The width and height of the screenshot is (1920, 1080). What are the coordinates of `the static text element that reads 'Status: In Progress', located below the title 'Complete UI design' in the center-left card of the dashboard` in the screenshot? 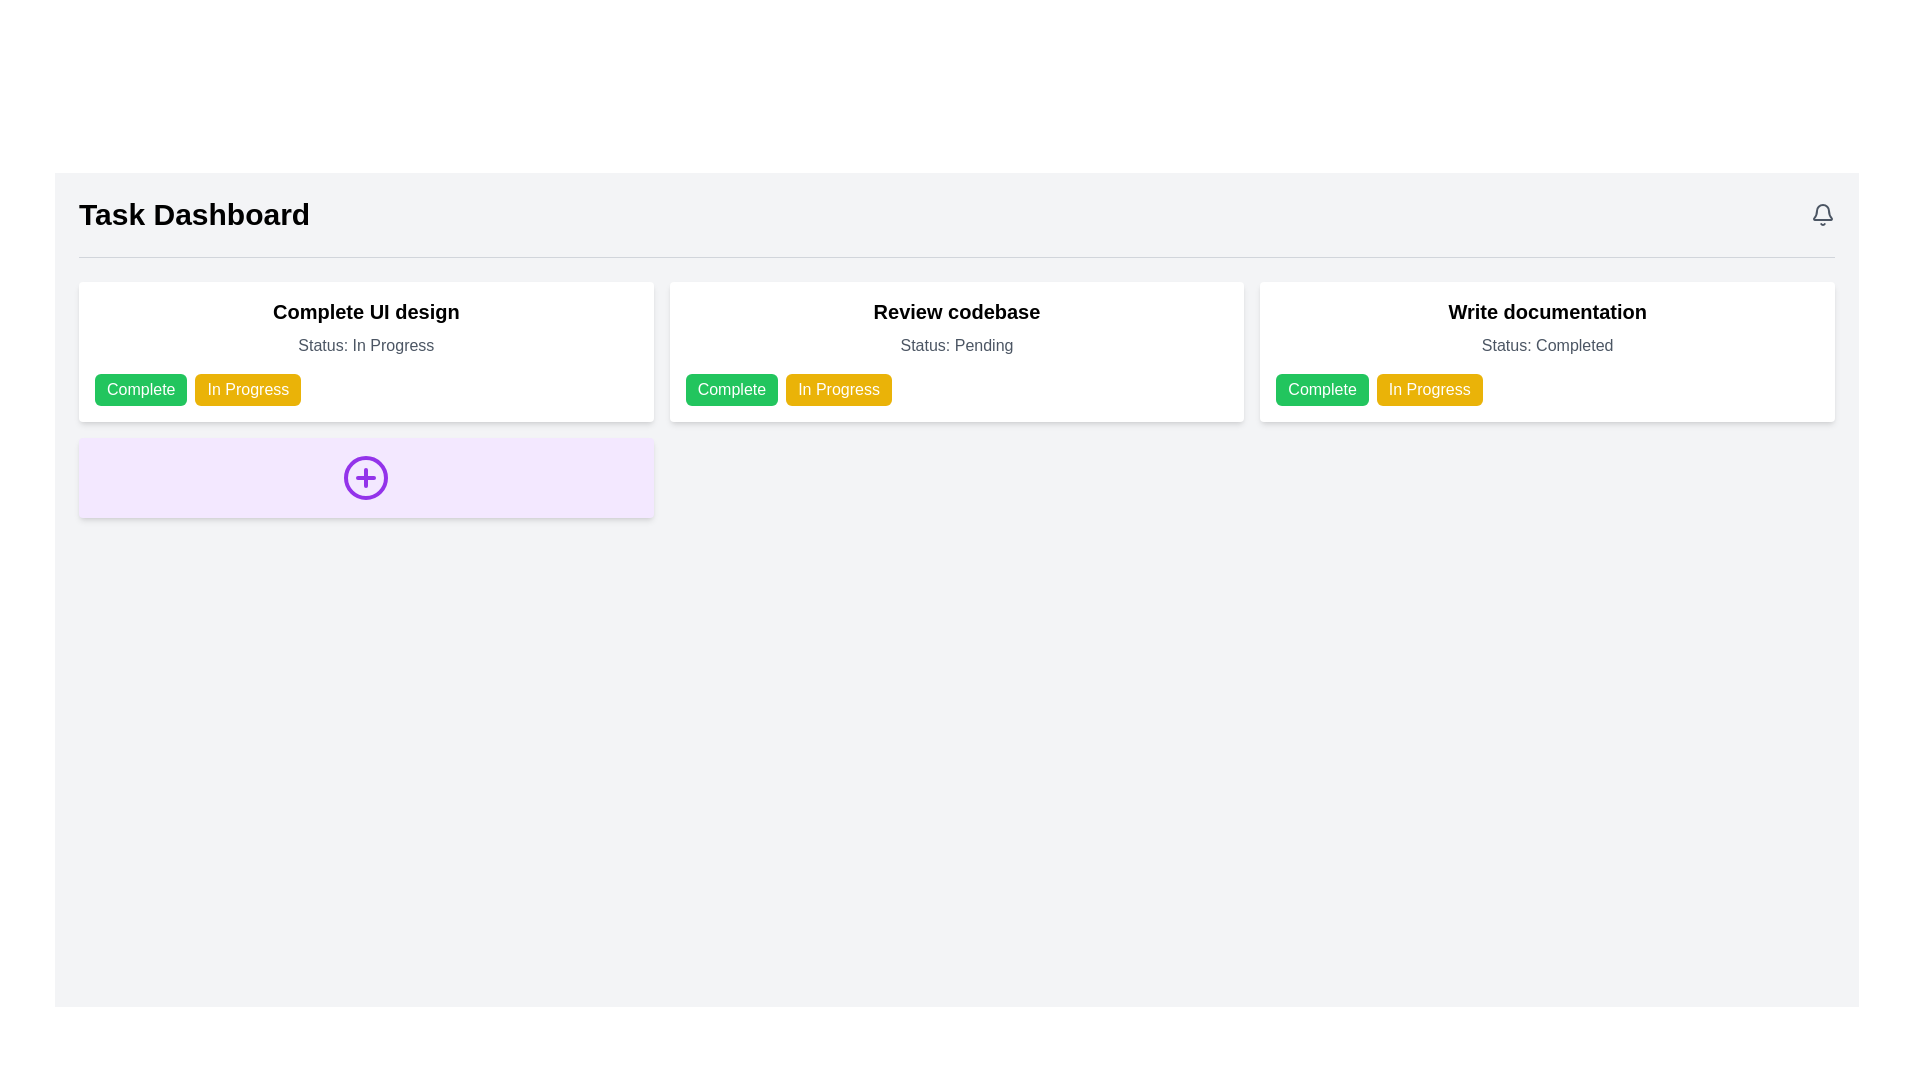 It's located at (366, 345).